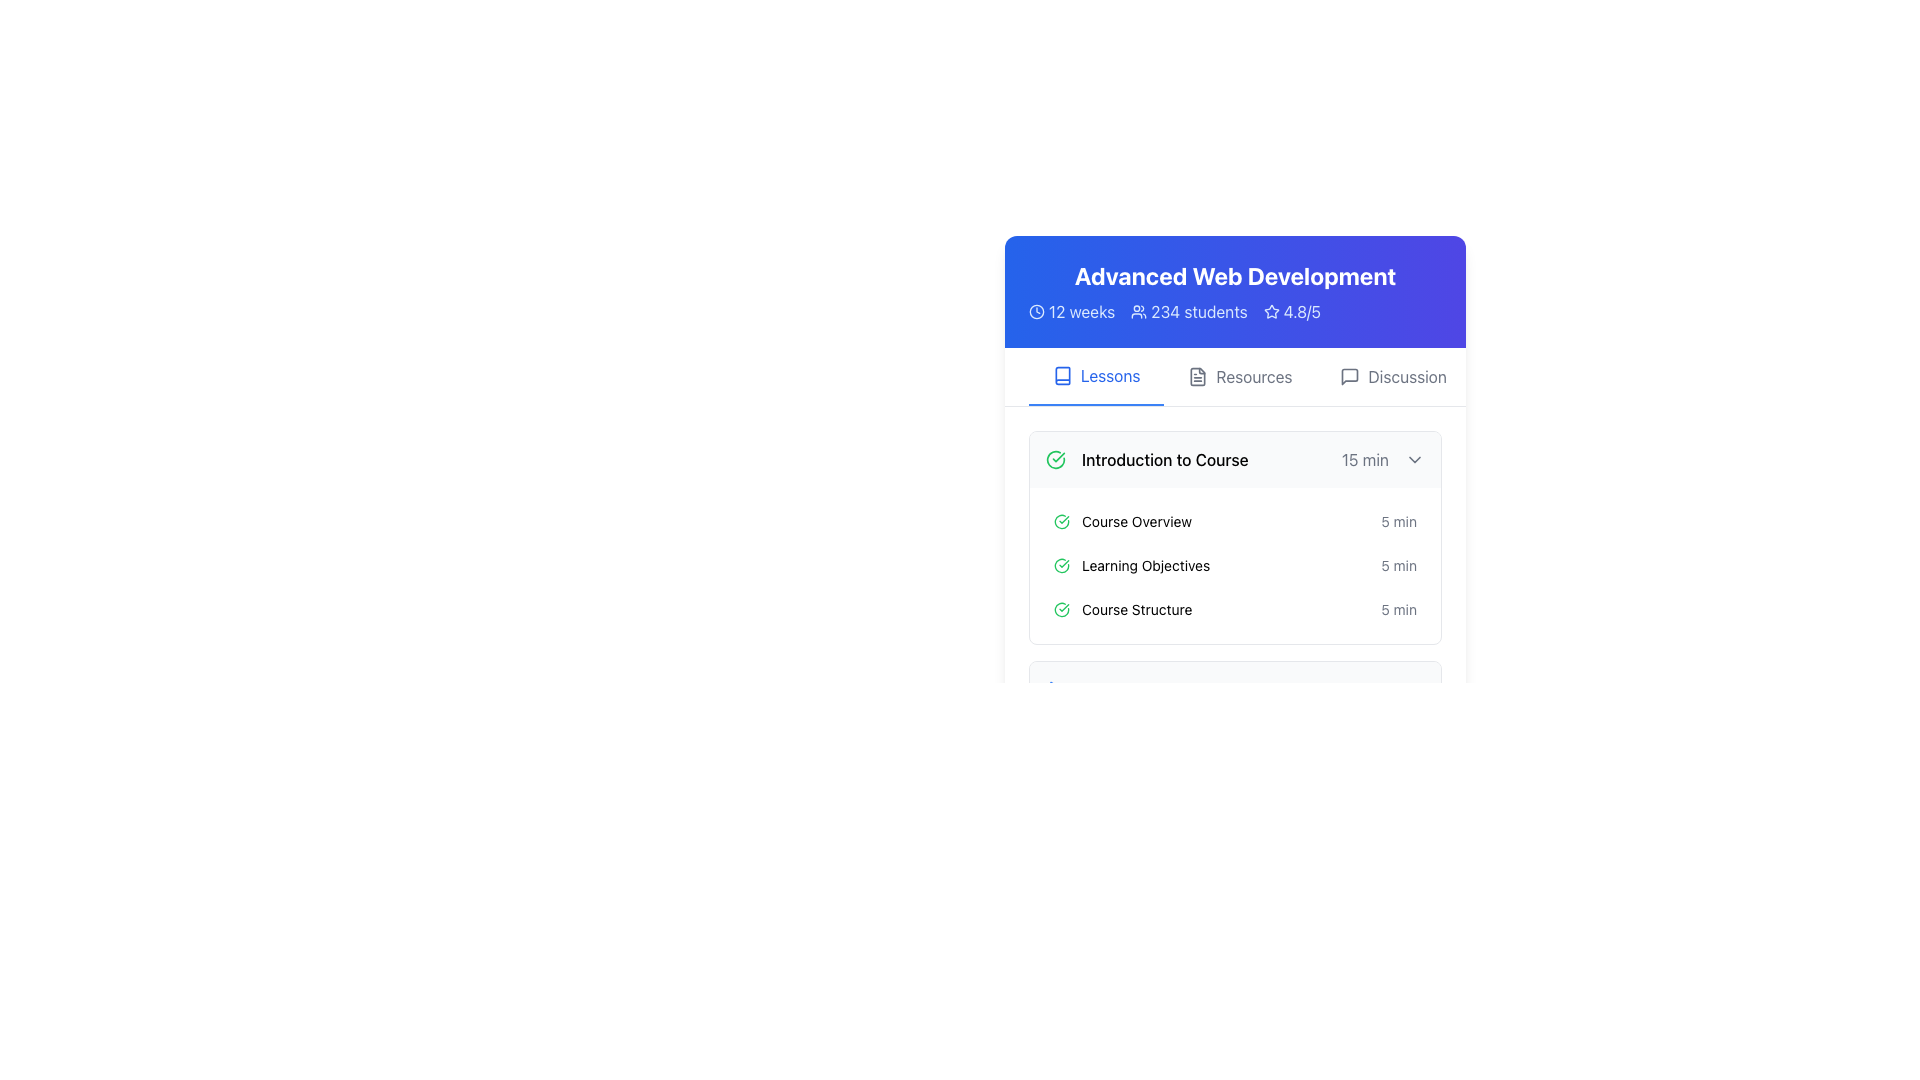 The height and width of the screenshot is (1080, 1920). What do you see at coordinates (1123, 520) in the screenshot?
I see `text of the 'Course Overview' label, which is styled with a sans-serif font and indicates completion with a green circular checkmark icon to its left` at bounding box center [1123, 520].